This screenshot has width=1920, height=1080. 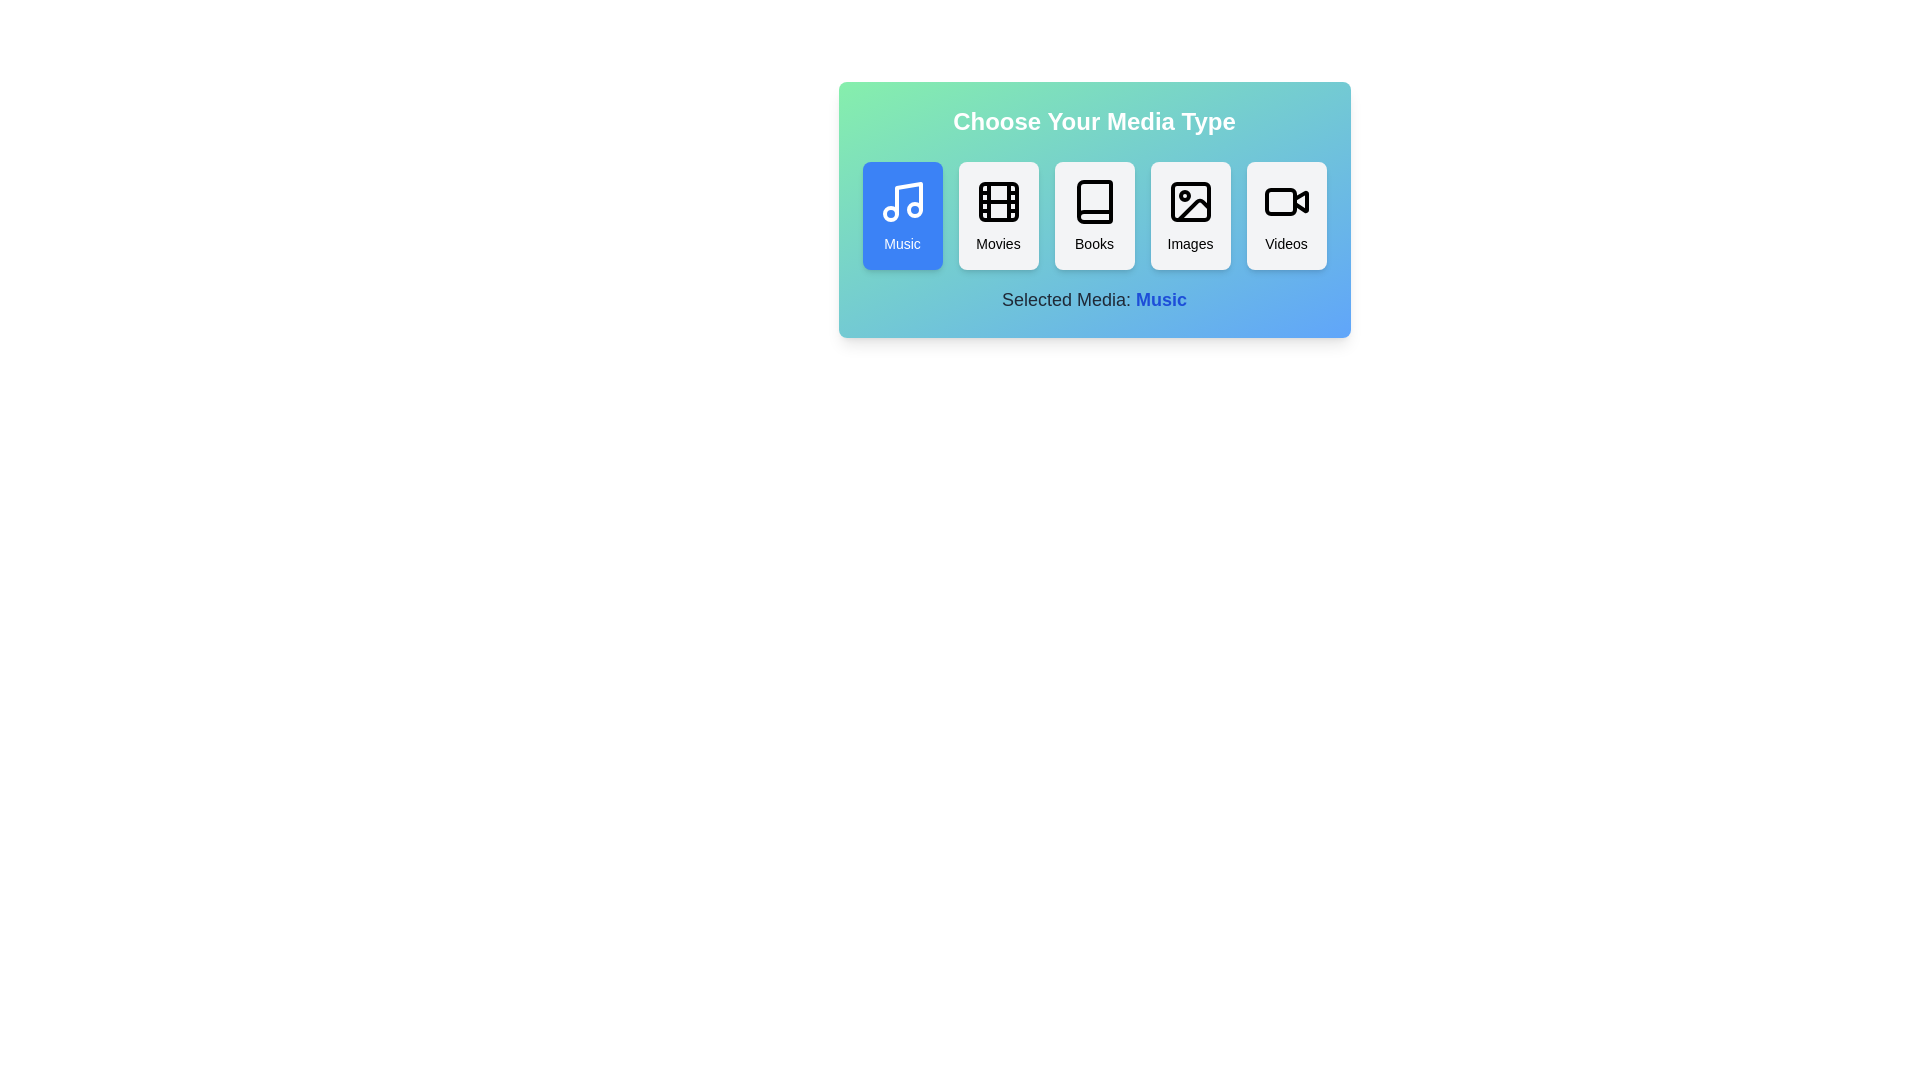 I want to click on the Images button to observe hover effects, so click(x=1190, y=216).